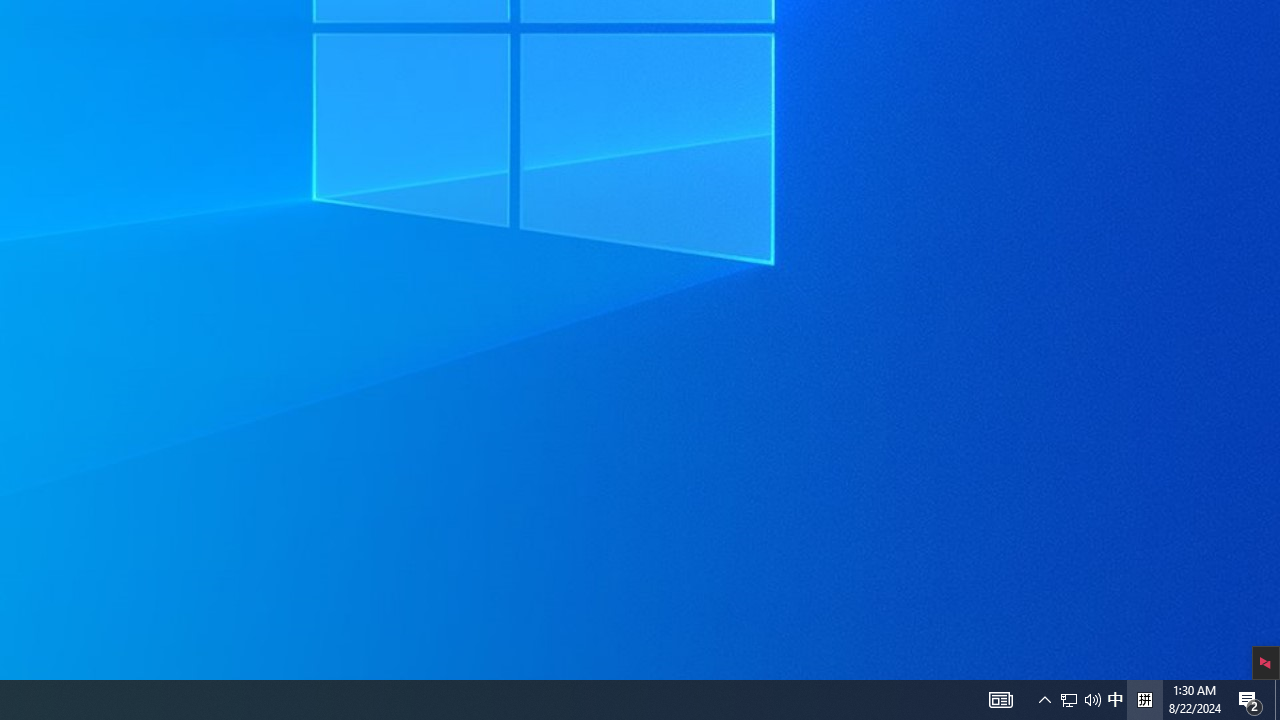 This screenshot has height=720, width=1280. What do you see at coordinates (1276, 698) in the screenshot?
I see `'Show desktop'` at bounding box center [1276, 698].